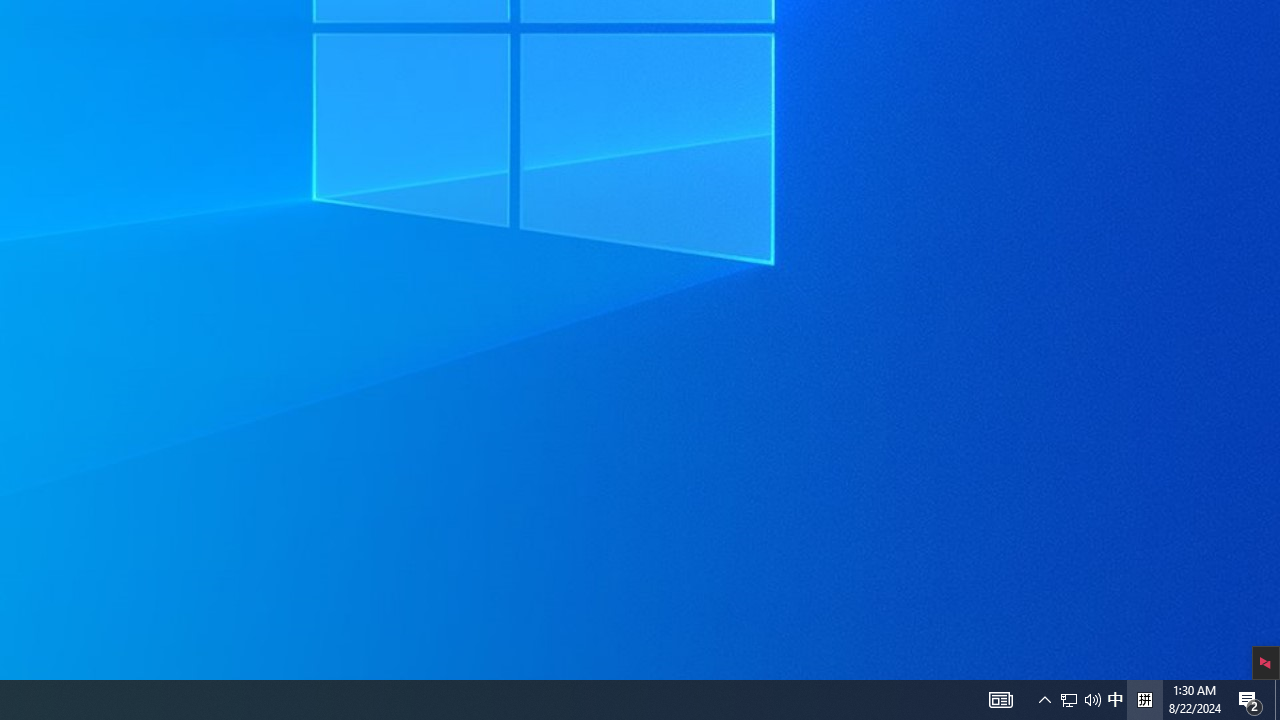 This screenshot has height=720, width=1280. What do you see at coordinates (1276, 698) in the screenshot?
I see `'Show desktop'` at bounding box center [1276, 698].